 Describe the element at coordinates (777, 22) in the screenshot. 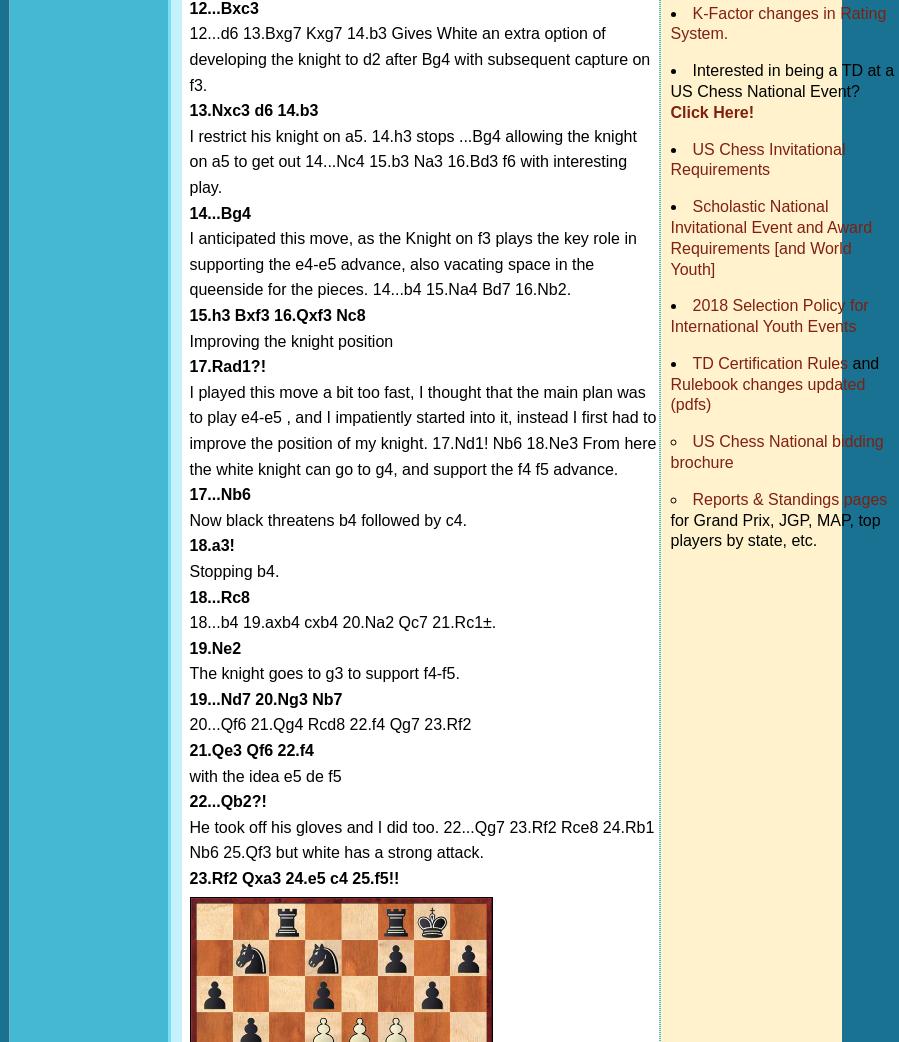

I see `'K-Factor changes in Rating System.'` at that location.